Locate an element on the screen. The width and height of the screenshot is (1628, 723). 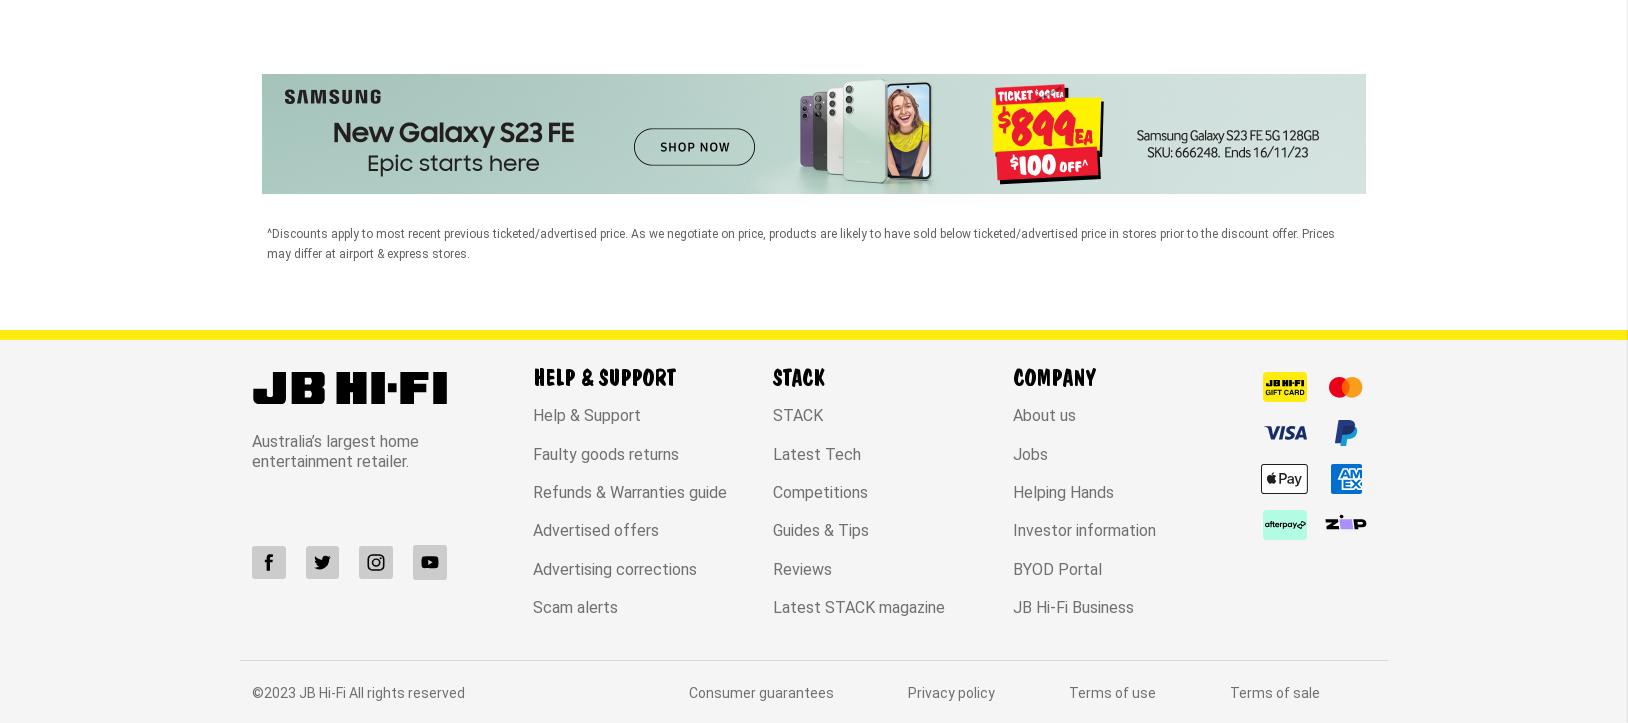
'Refunds & Warranties guide' is located at coordinates (532, 324).